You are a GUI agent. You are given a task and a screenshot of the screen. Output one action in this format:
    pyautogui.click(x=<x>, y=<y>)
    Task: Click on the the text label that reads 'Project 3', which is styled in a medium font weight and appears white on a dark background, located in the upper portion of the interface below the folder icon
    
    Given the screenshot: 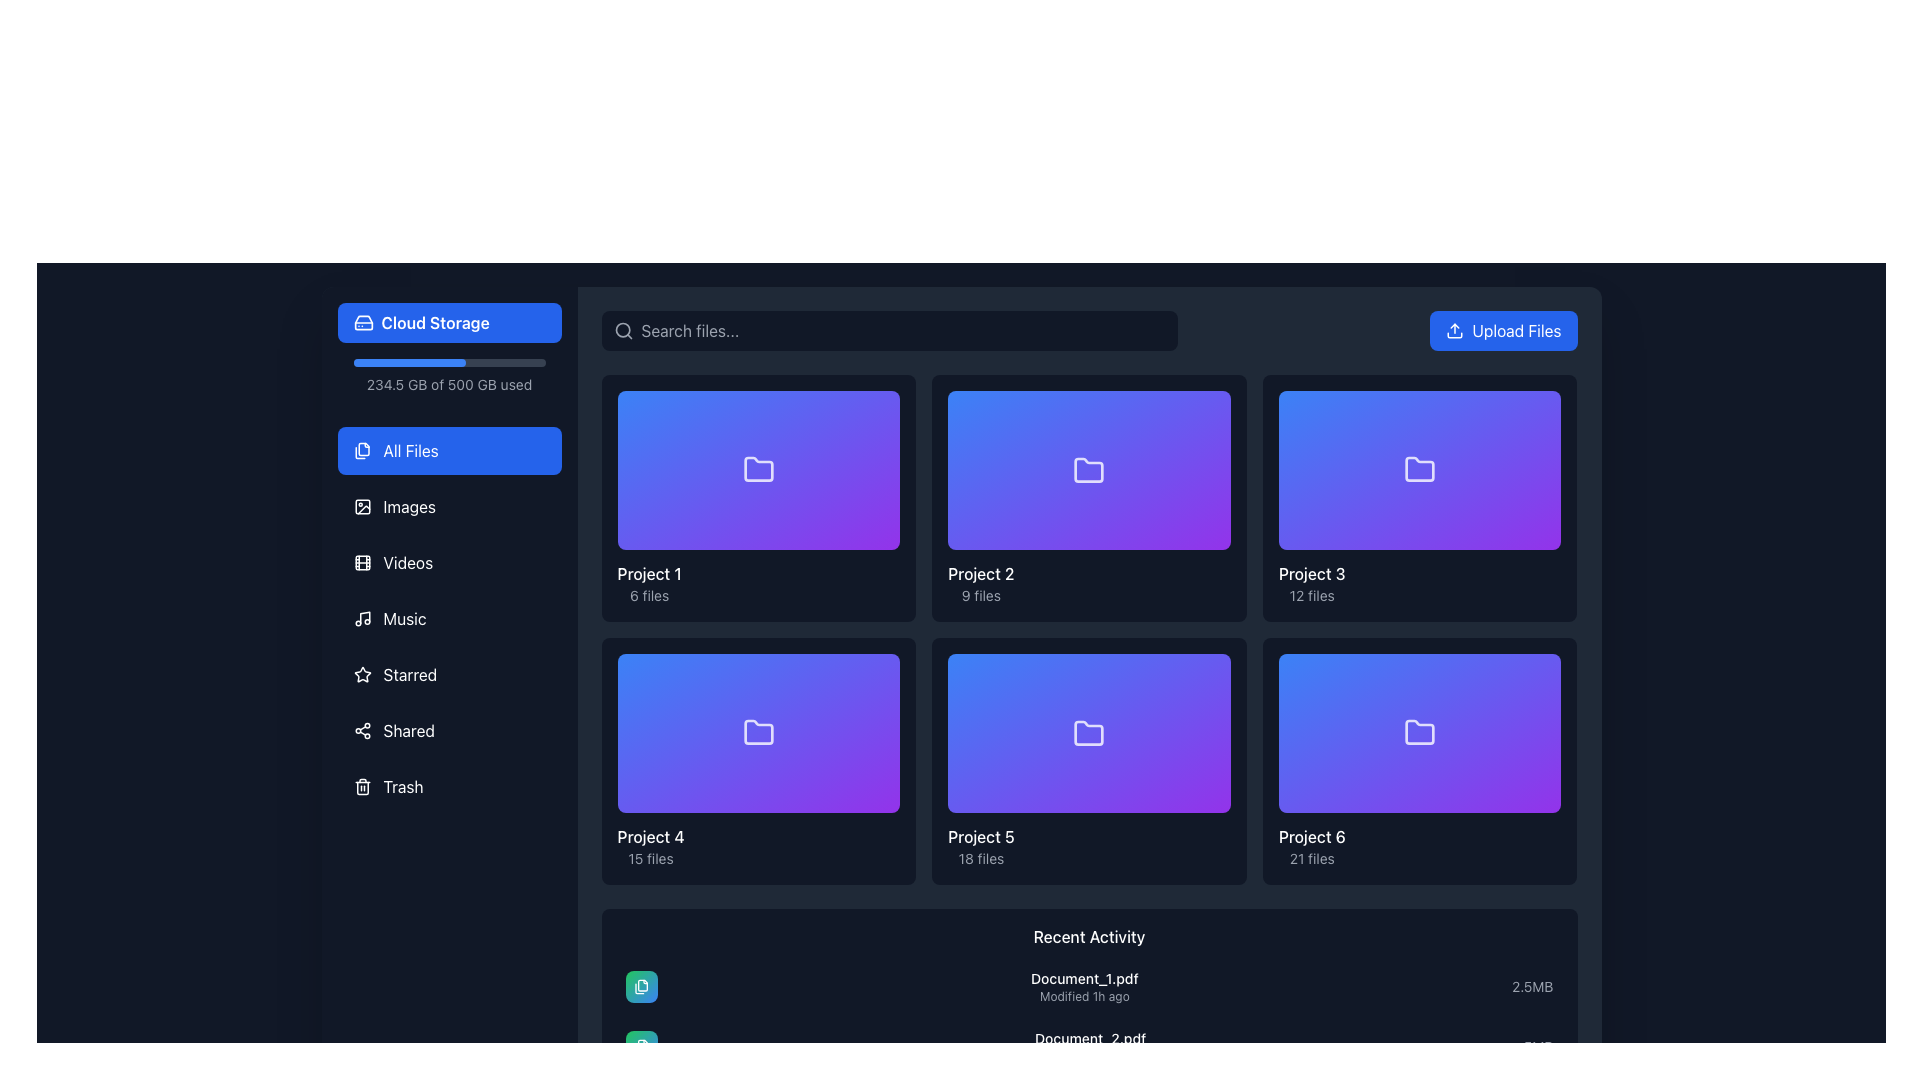 What is the action you would take?
    pyautogui.click(x=1312, y=574)
    